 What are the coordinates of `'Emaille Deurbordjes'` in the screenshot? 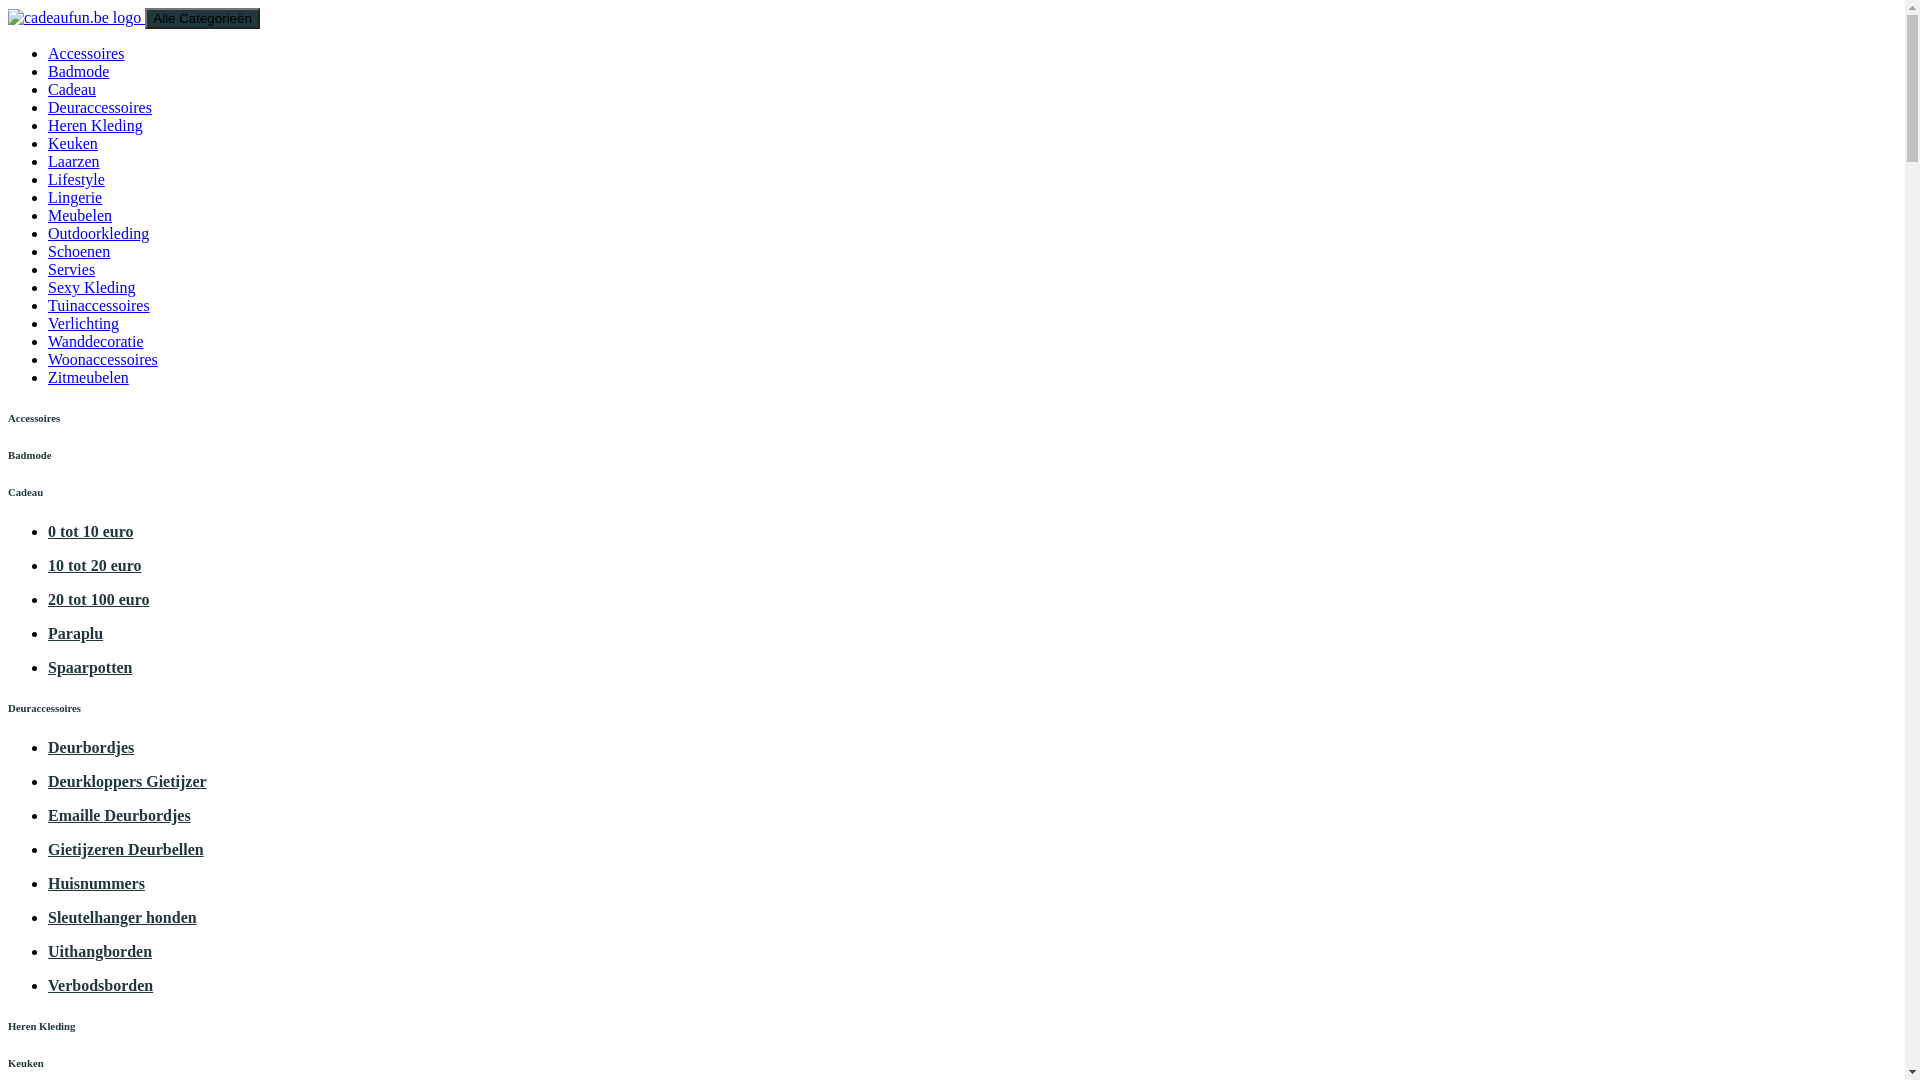 It's located at (118, 815).